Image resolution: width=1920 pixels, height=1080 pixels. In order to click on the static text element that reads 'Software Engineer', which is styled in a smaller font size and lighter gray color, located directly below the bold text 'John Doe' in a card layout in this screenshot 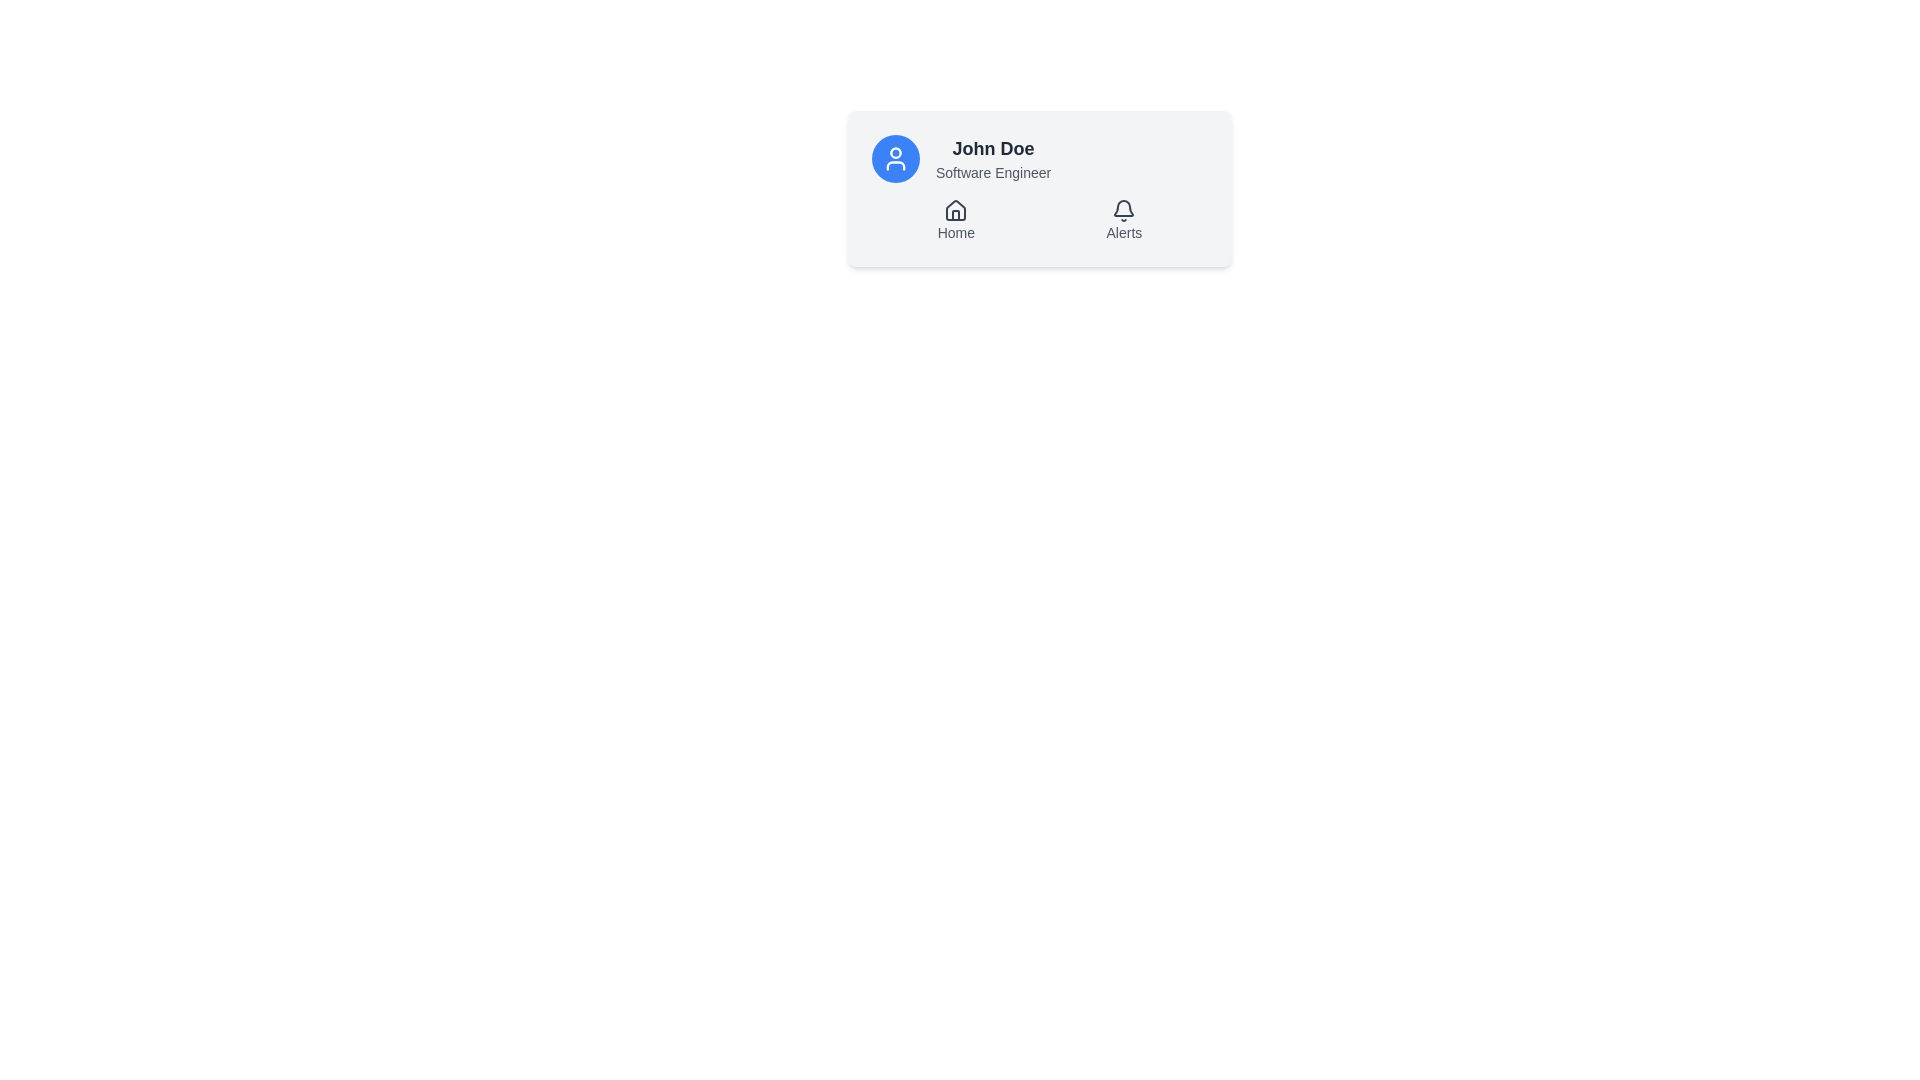, I will do `click(993, 172)`.